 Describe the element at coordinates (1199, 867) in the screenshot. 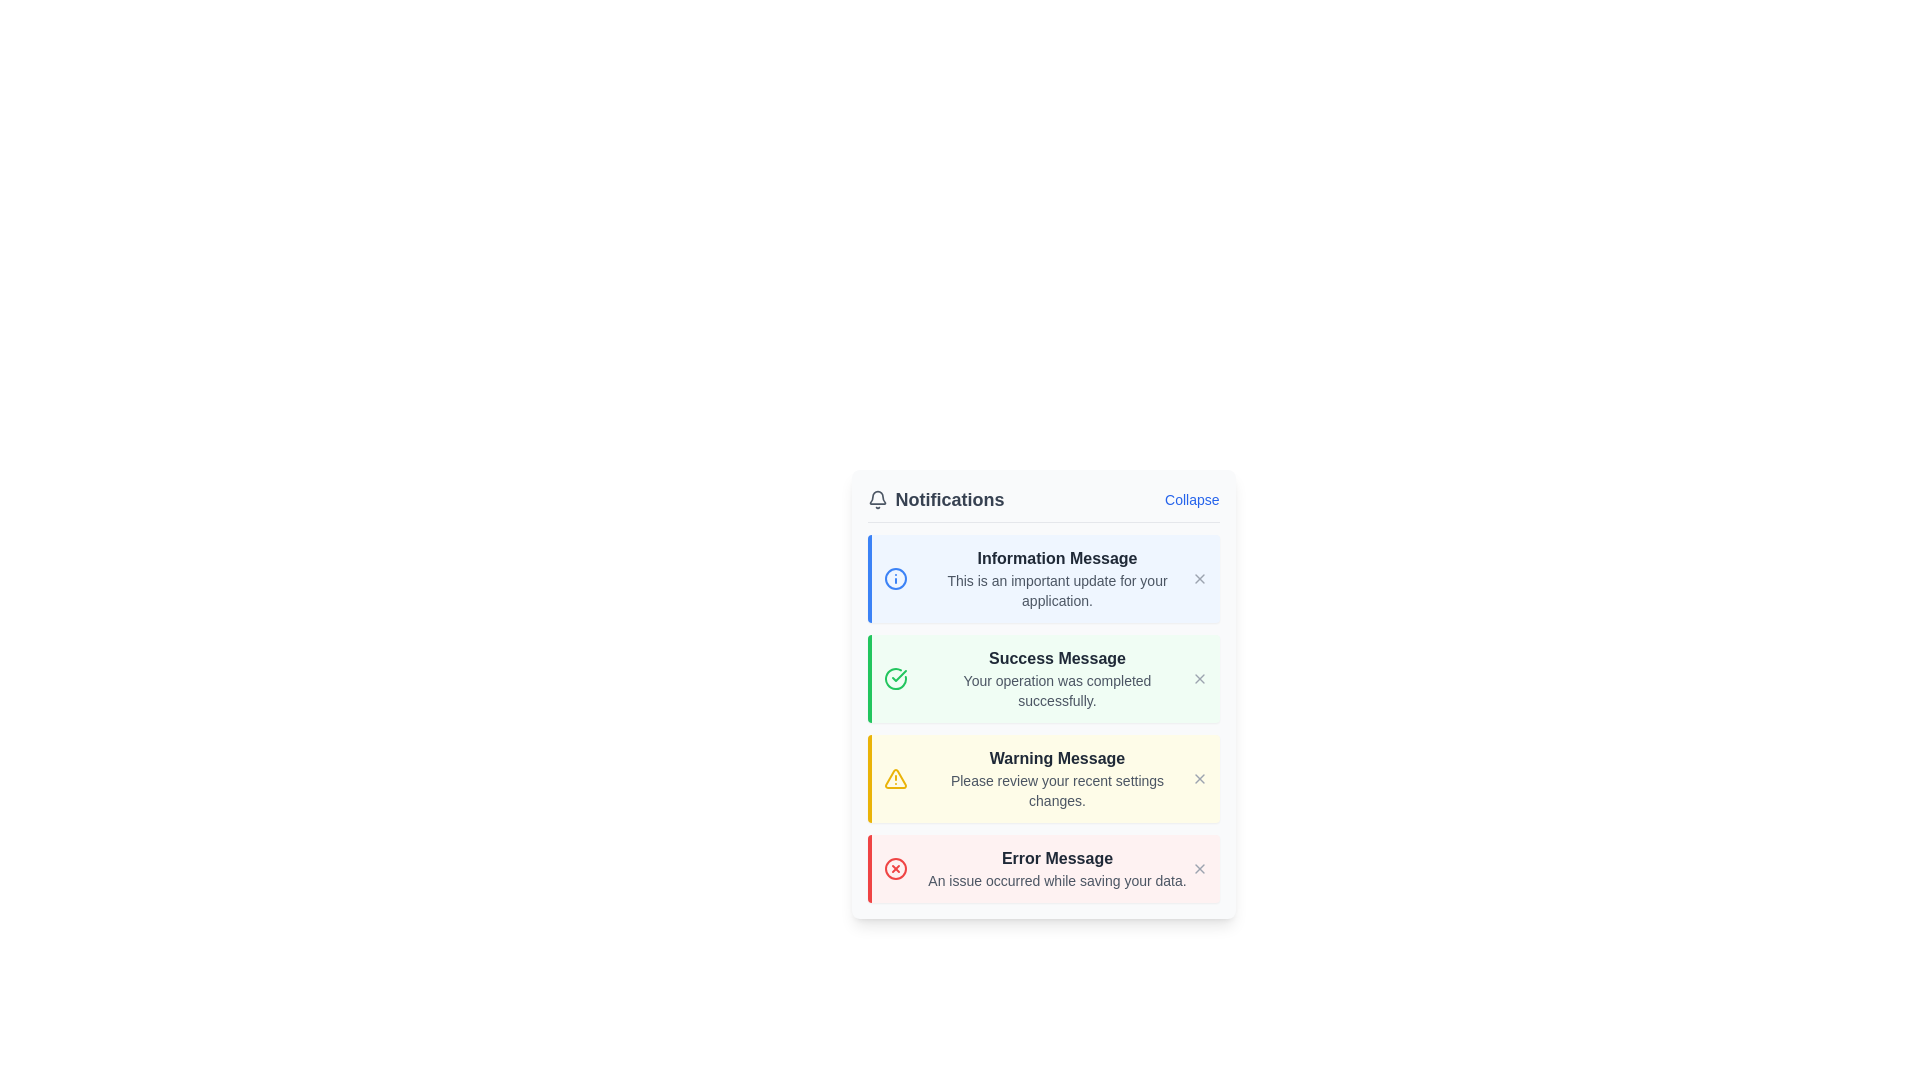

I see `the Close button located at the top-right corner of the error notification area to change its color` at that location.